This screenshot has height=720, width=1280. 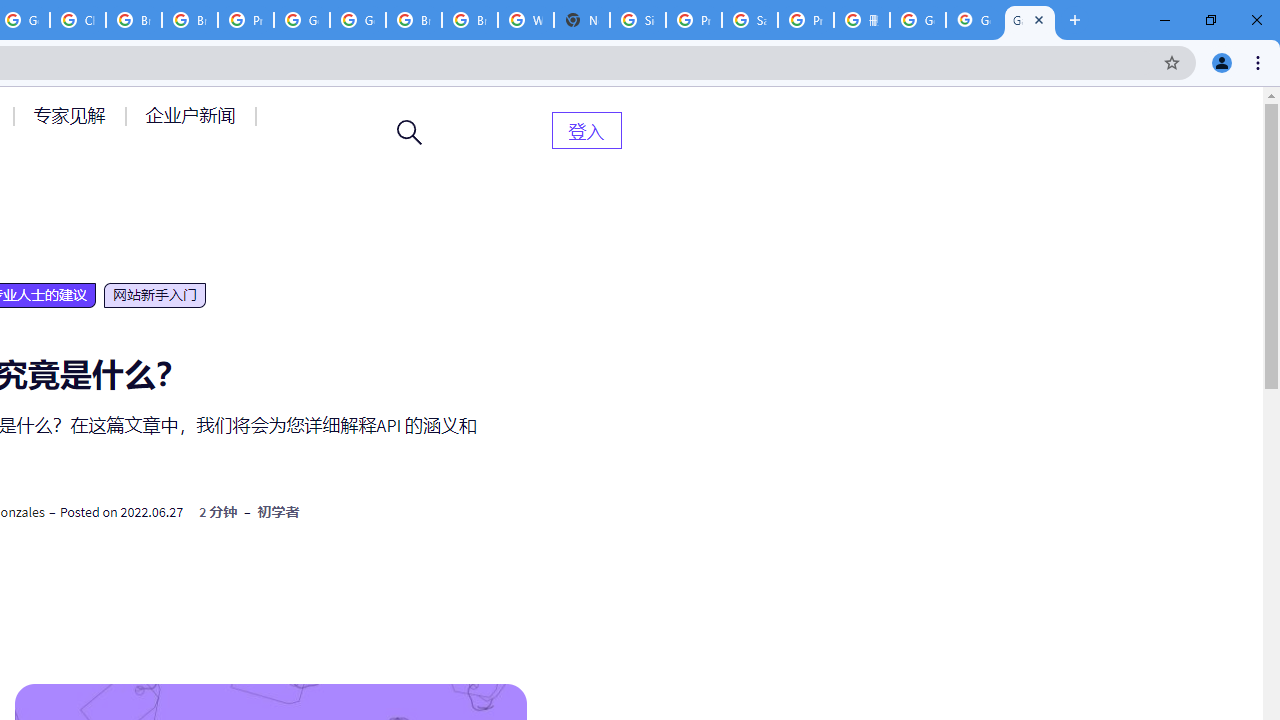 I want to click on 'AutomationID: menu-item-77764', so click(x=72, y=115).